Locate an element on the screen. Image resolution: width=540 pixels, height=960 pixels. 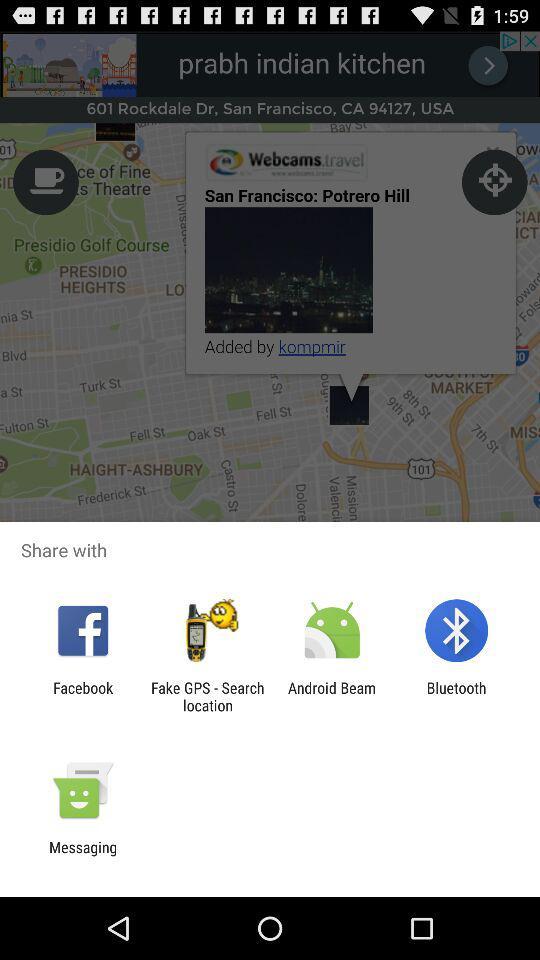
item to the right of fake gps search app is located at coordinates (332, 696).